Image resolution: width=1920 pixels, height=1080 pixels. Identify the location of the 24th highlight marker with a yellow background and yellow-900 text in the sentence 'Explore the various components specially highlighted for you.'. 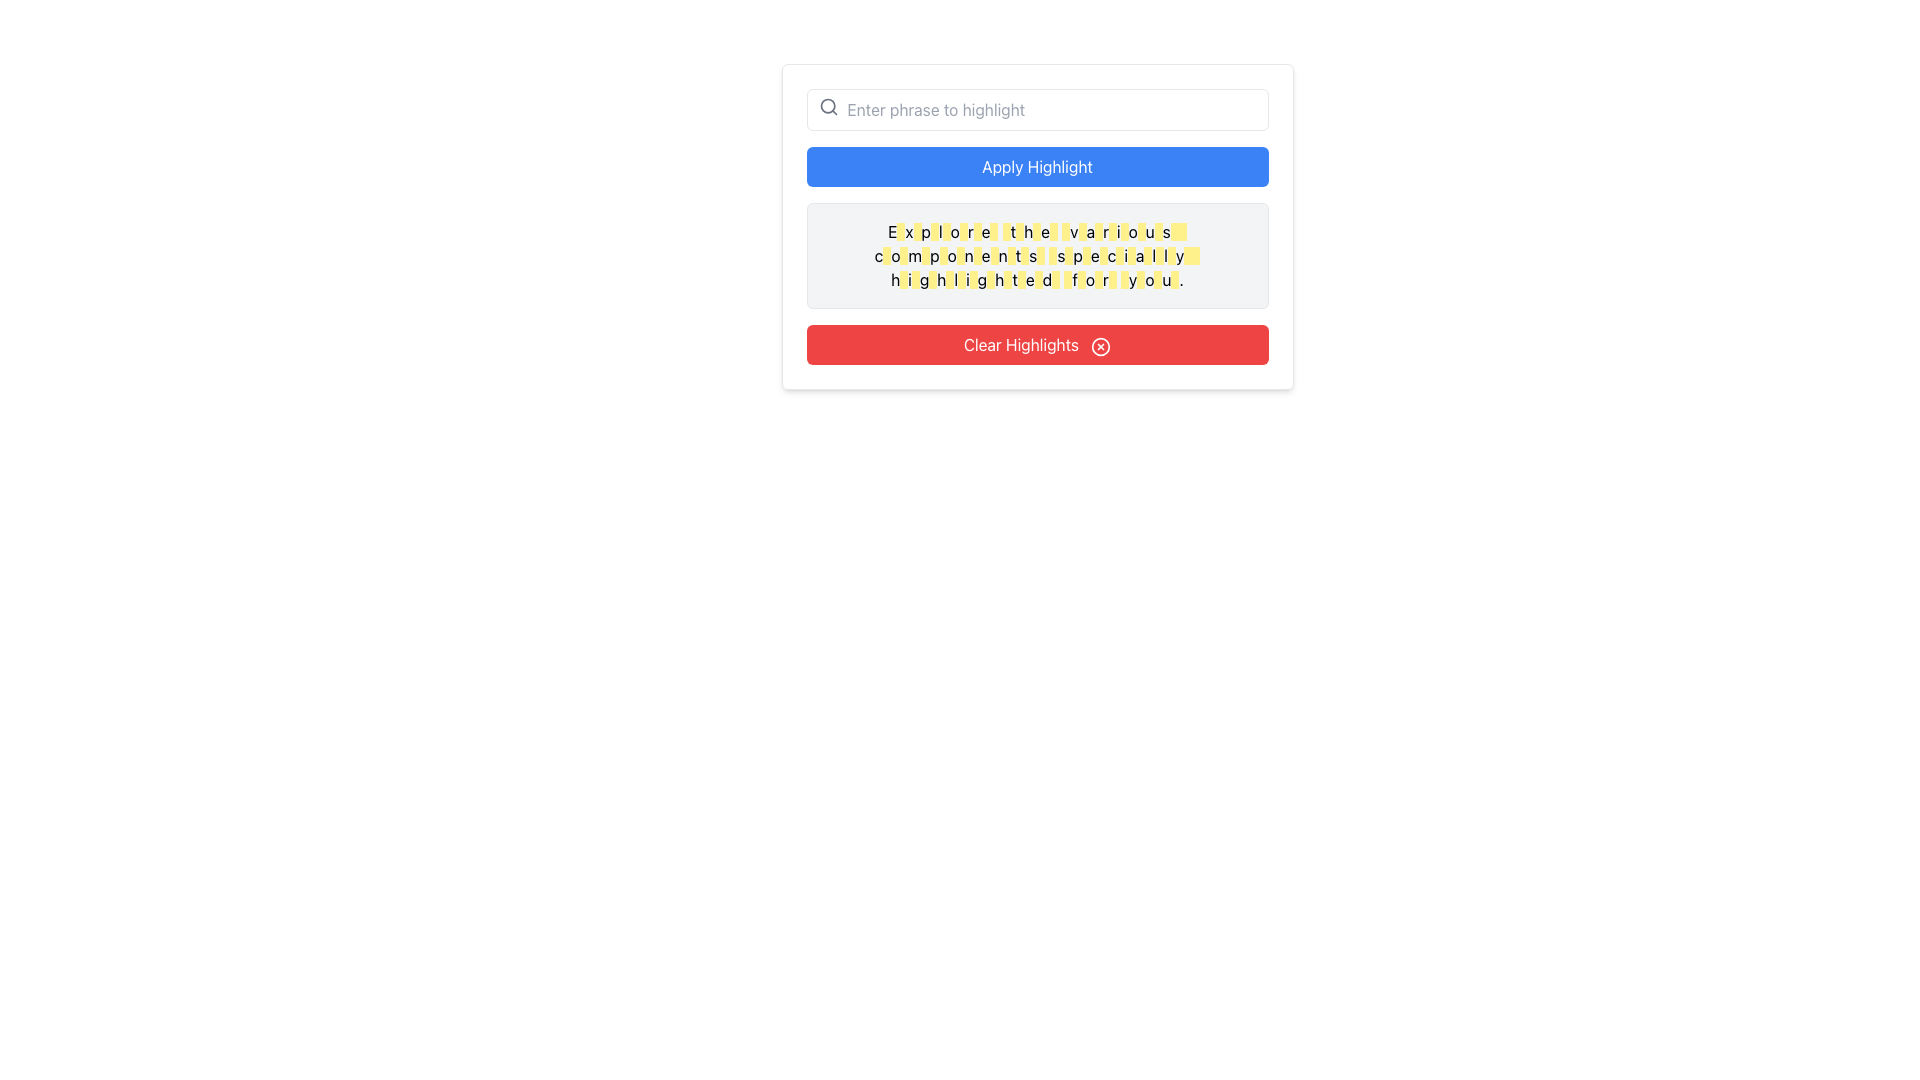
(1068, 254).